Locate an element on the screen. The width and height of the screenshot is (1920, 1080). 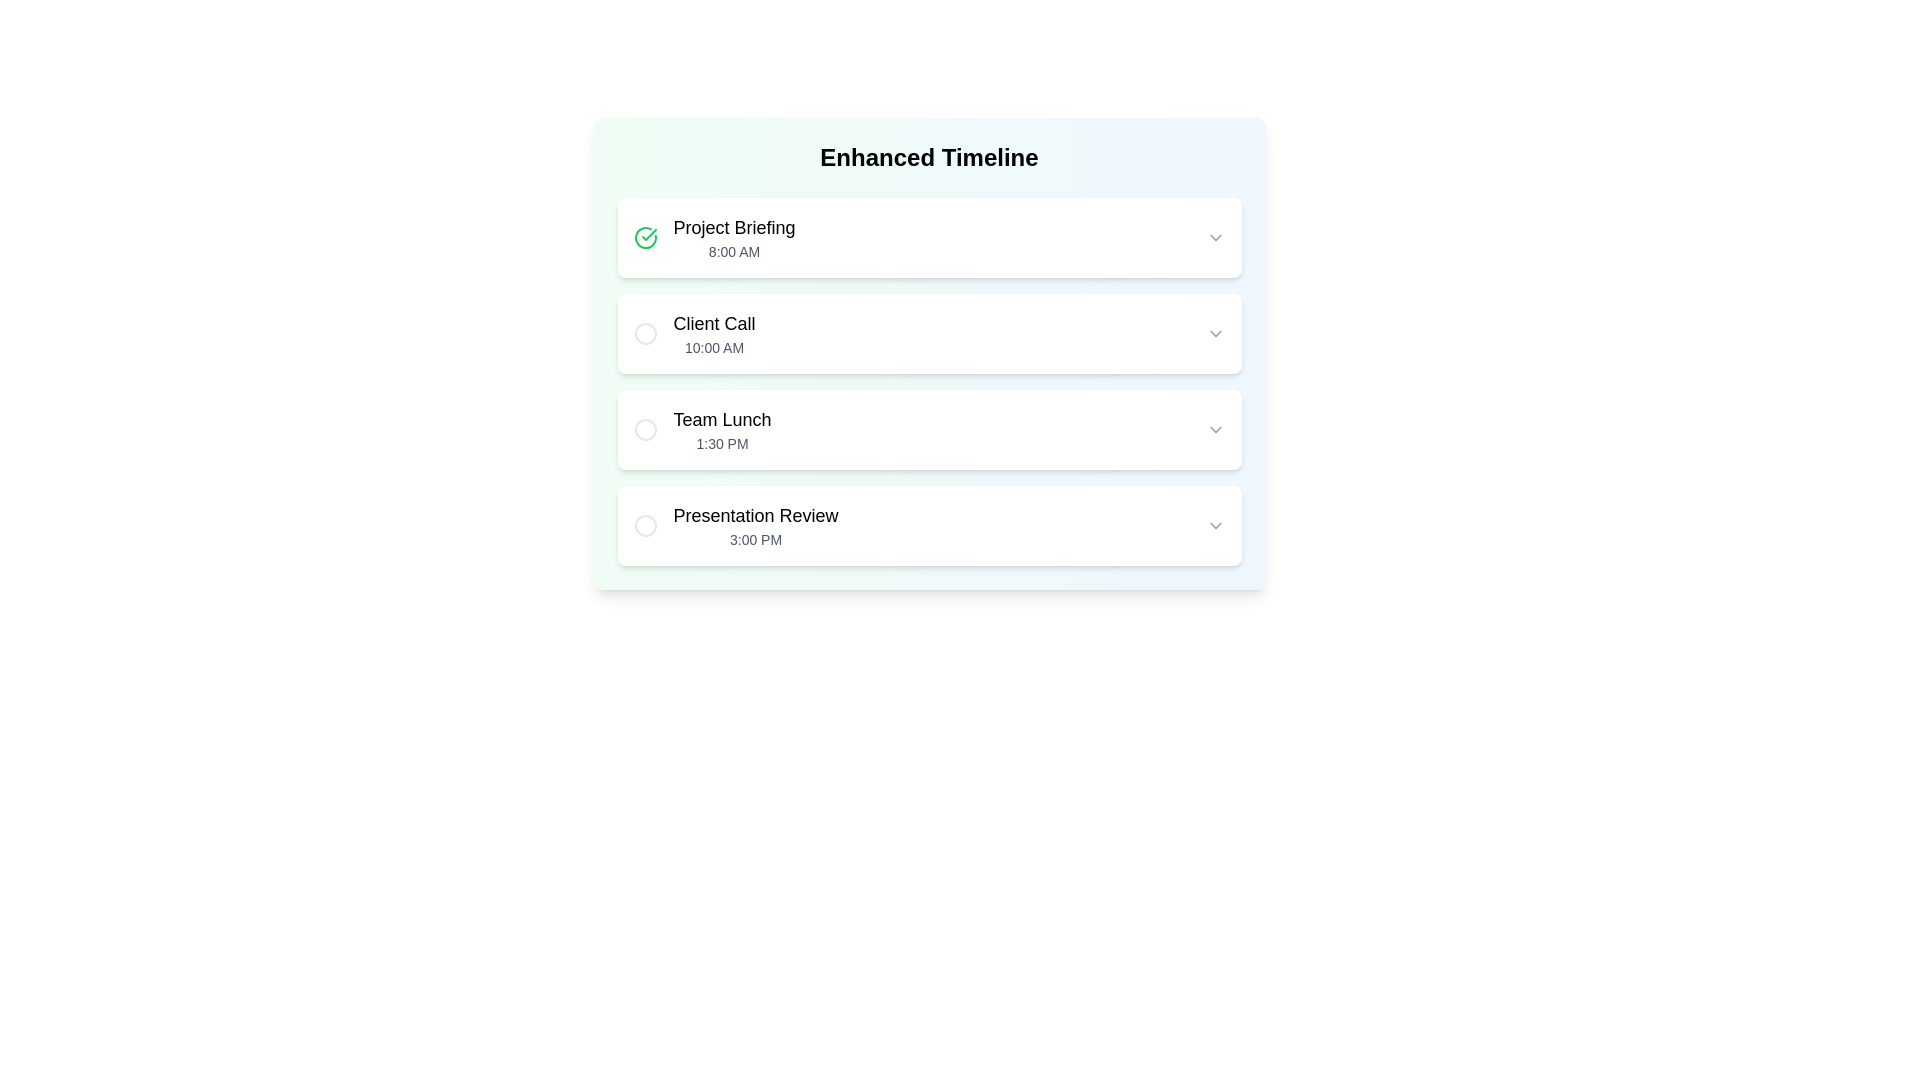
text of the event titled 'Presentation Review' scheduled at '3:00 PM', which is the last item in the vertical list of events is located at coordinates (735, 524).